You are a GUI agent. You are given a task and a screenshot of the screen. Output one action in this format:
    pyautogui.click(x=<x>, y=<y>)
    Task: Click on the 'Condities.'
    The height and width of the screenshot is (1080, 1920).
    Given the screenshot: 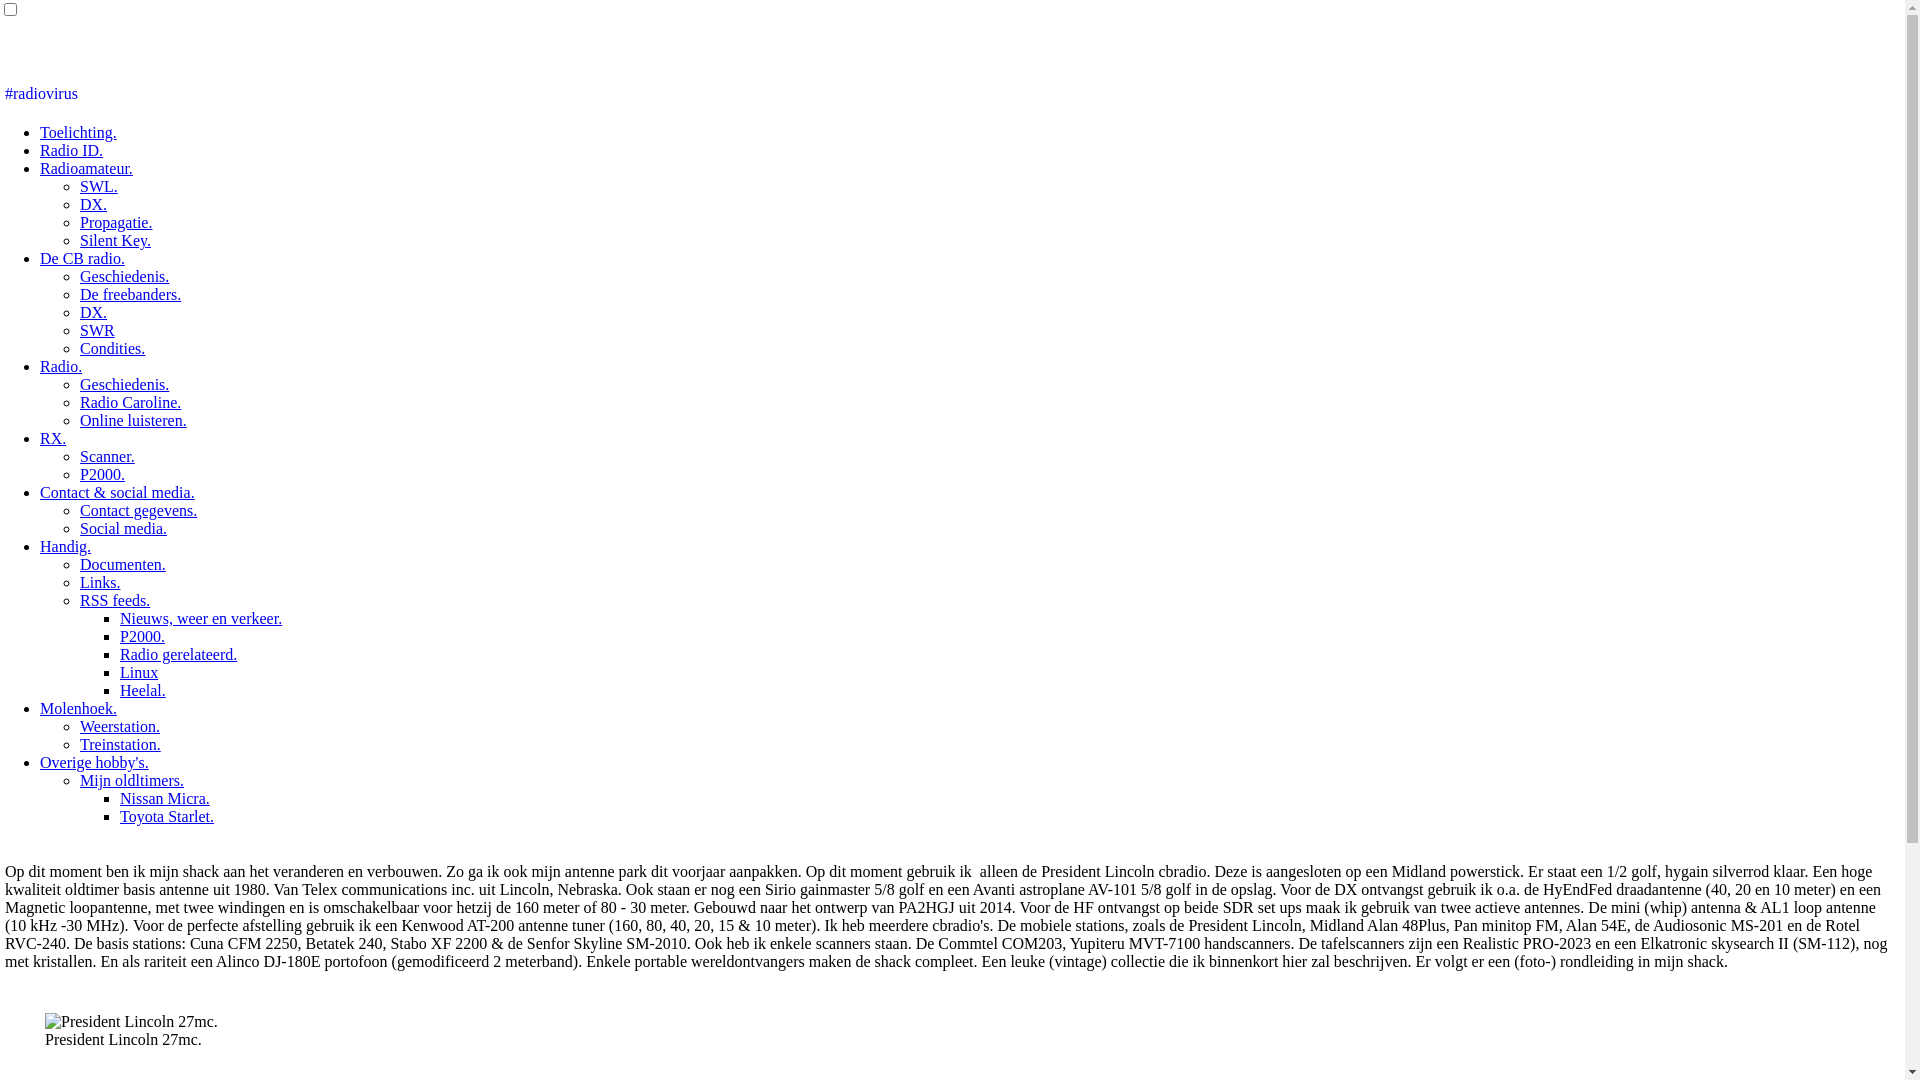 What is the action you would take?
    pyautogui.click(x=80, y=347)
    